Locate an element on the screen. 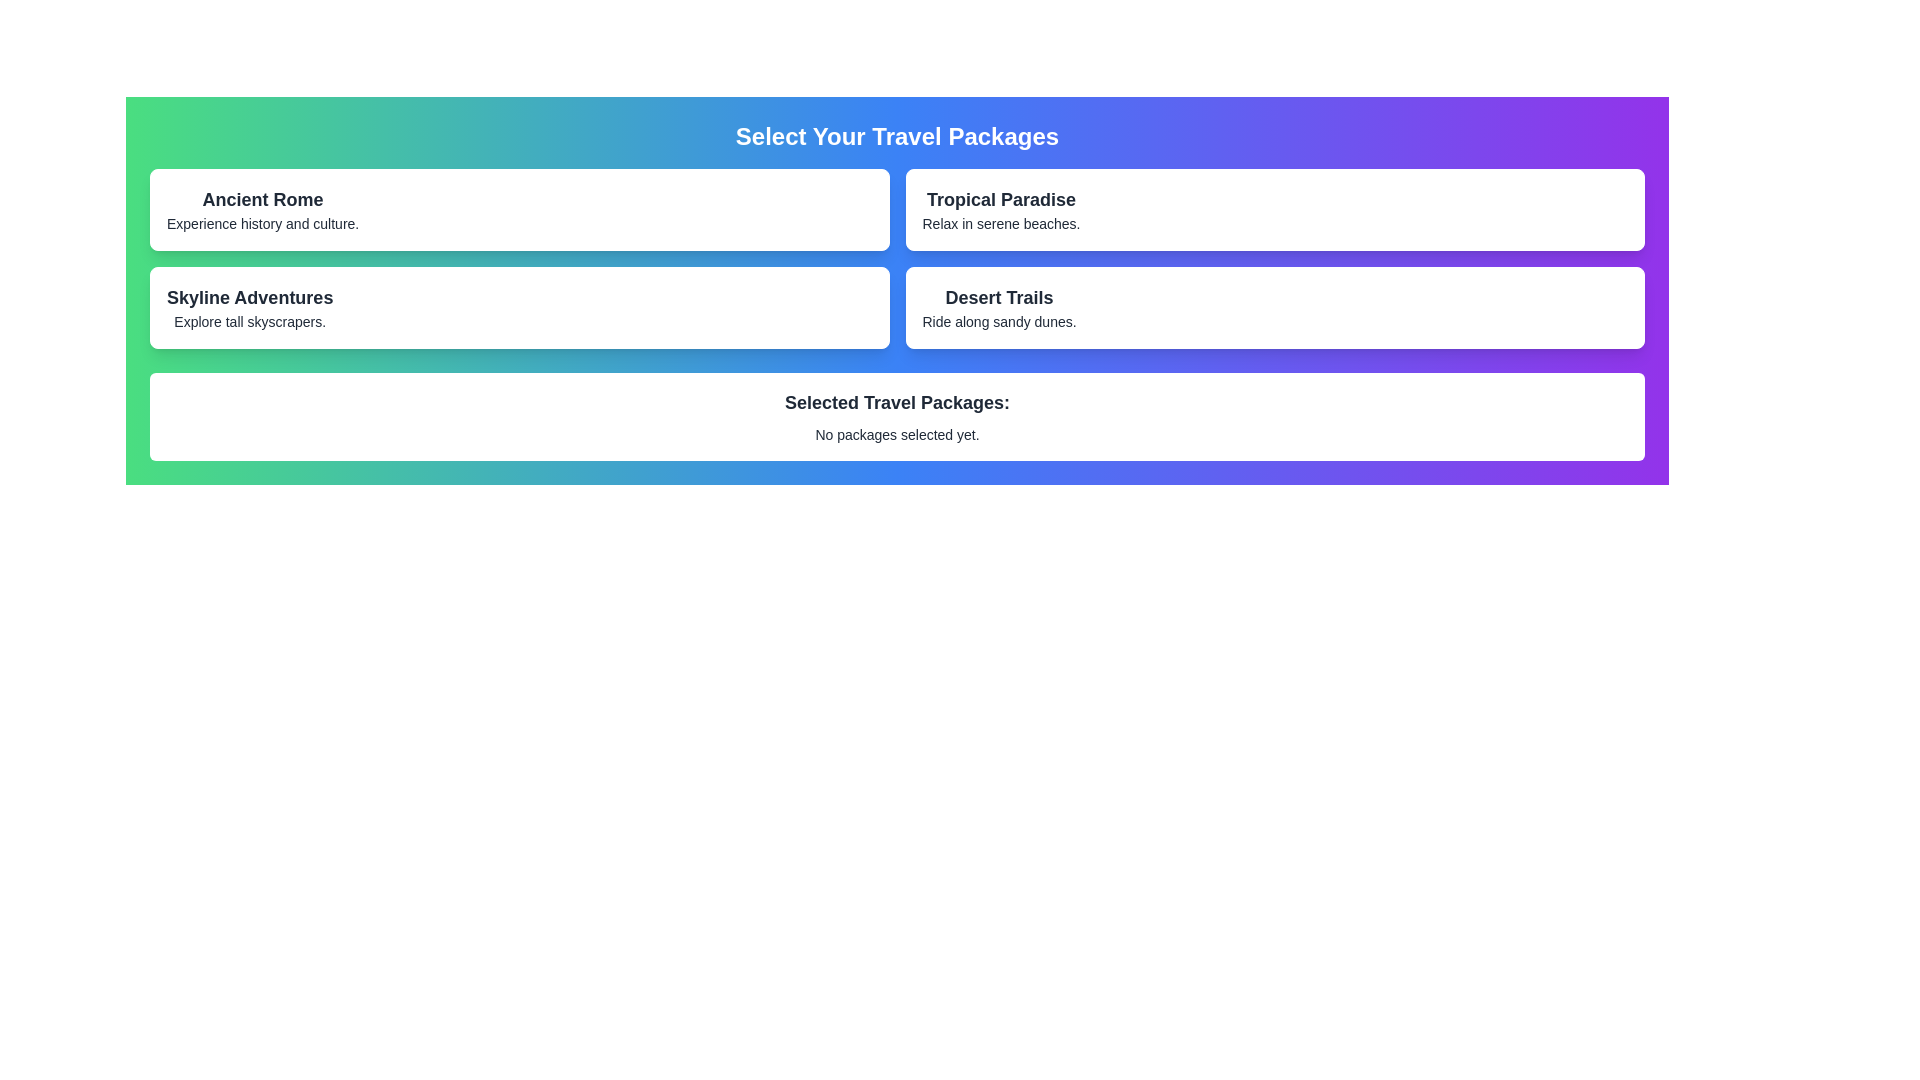 This screenshot has width=1920, height=1080. header text element titled 'Select Your Travel Packages', which is prominently displayed in a bold, white font on a gradient background is located at coordinates (896, 136).